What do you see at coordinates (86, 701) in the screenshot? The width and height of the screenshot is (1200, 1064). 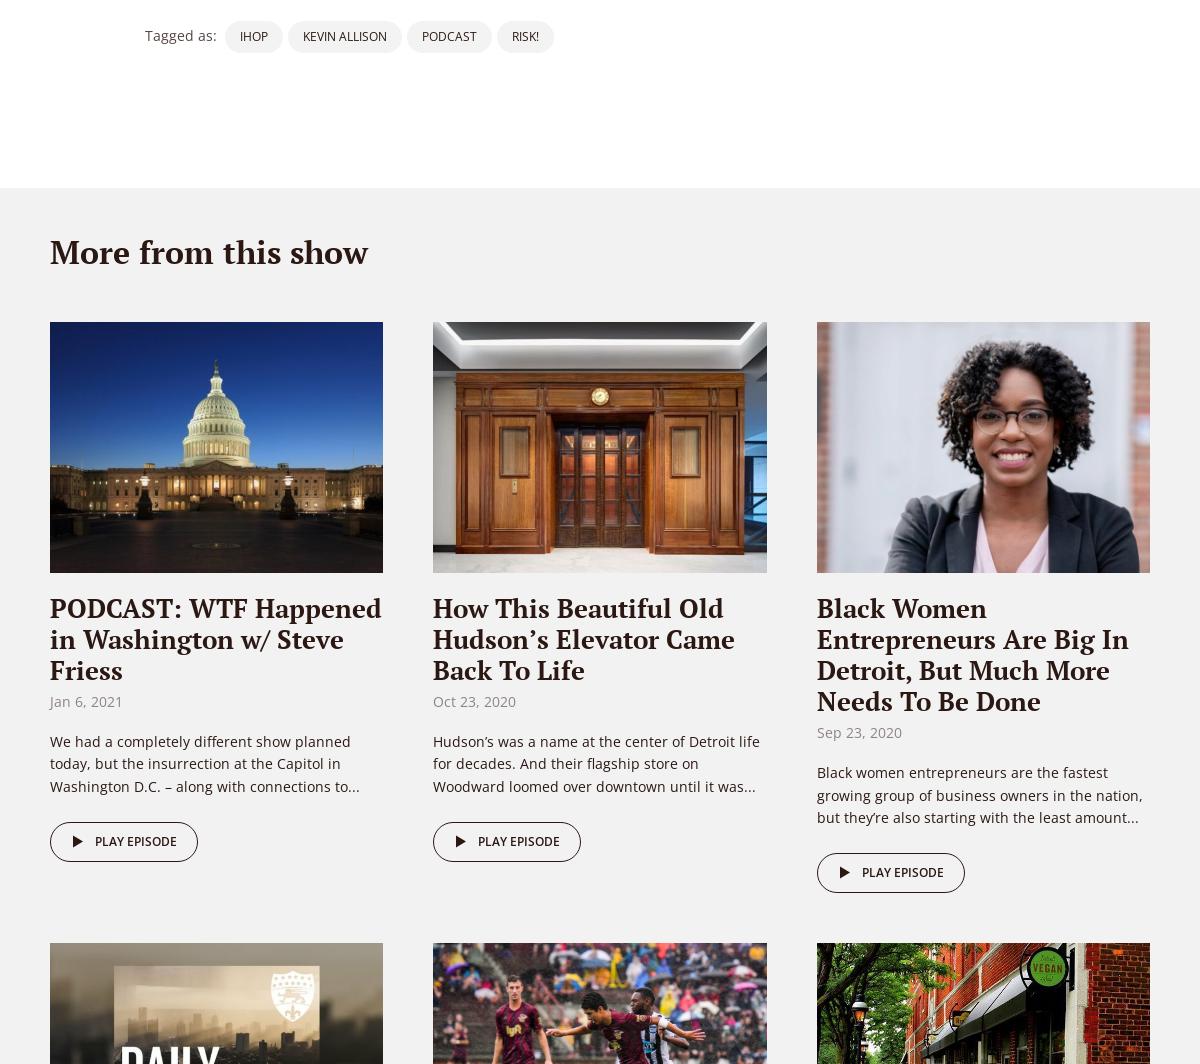 I see `'Jan 6, 2021'` at bounding box center [86, 701].